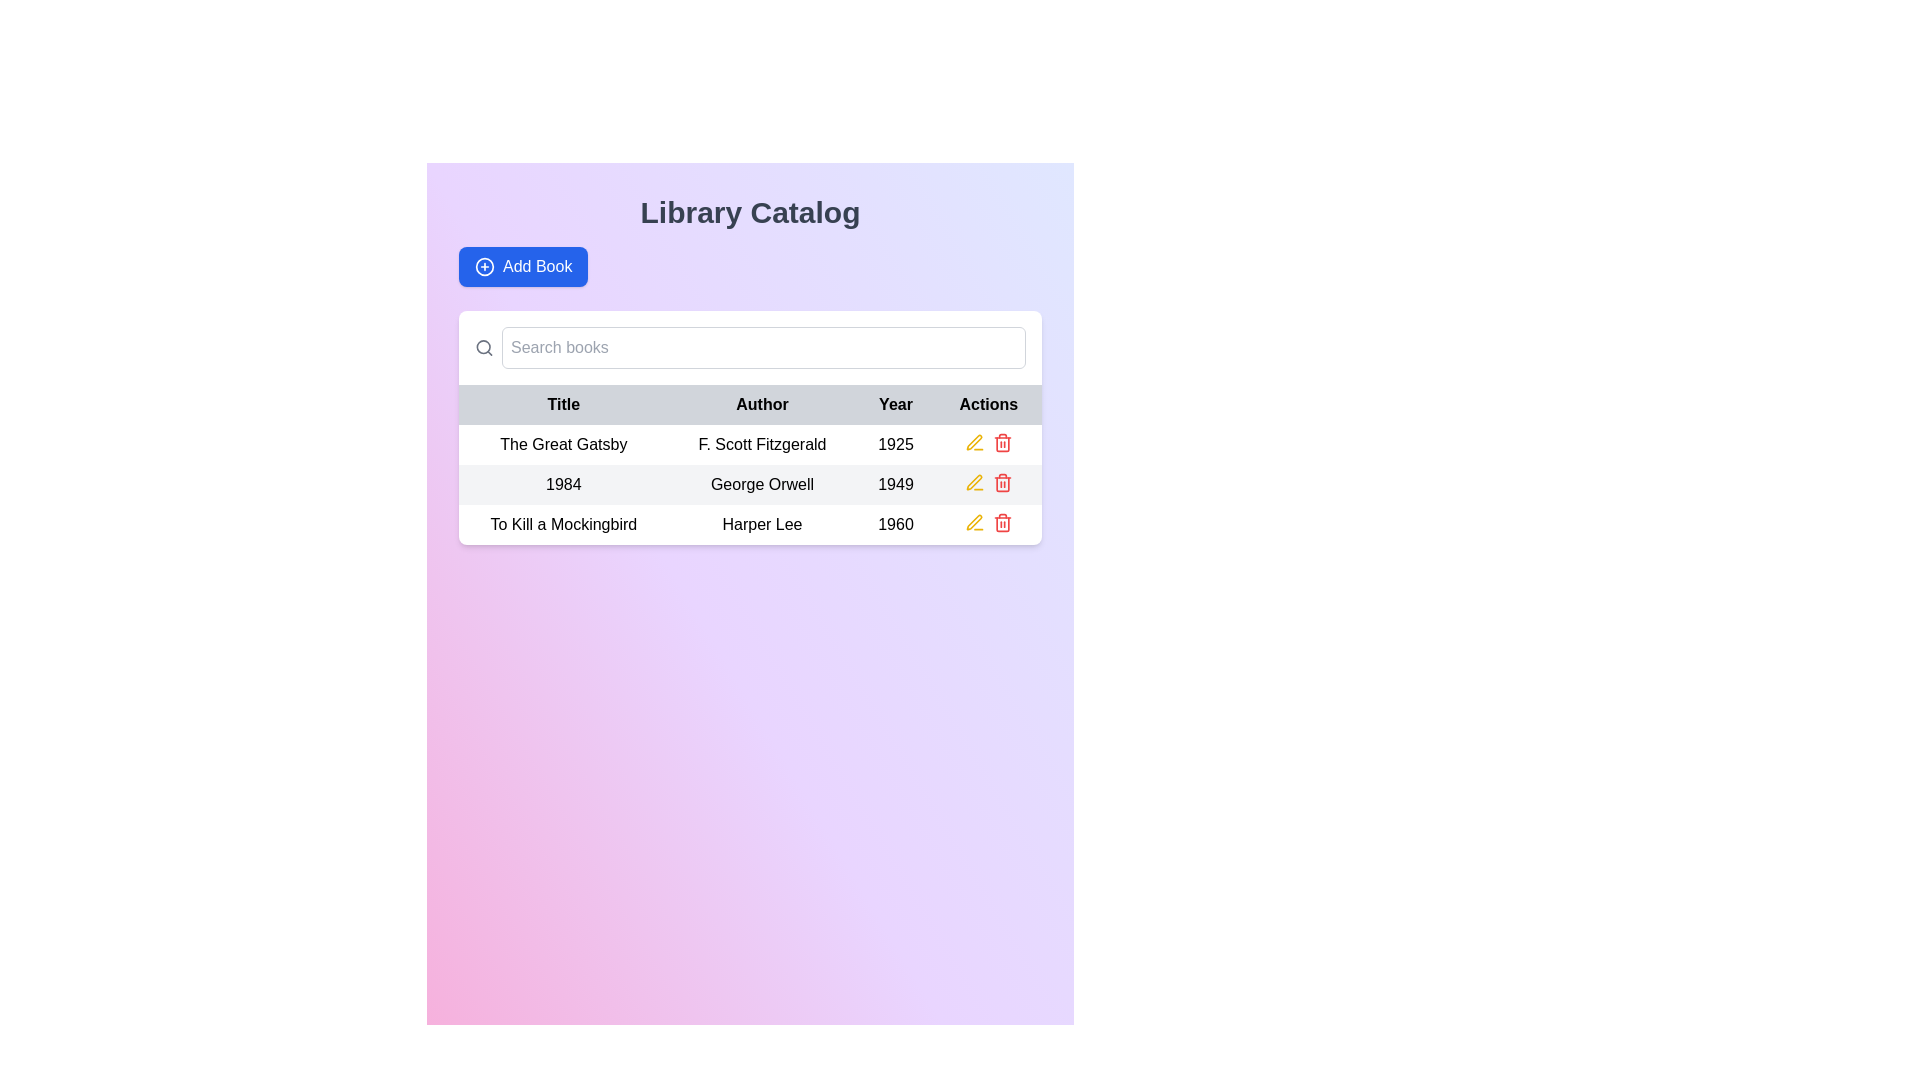 This screenshot has height=1080, width=1920. I want to click on the 'Add Book' button, which has a blue background, rounded corners, and white text with a plus sign icon, to observe the hover effect, so click(523, 265).